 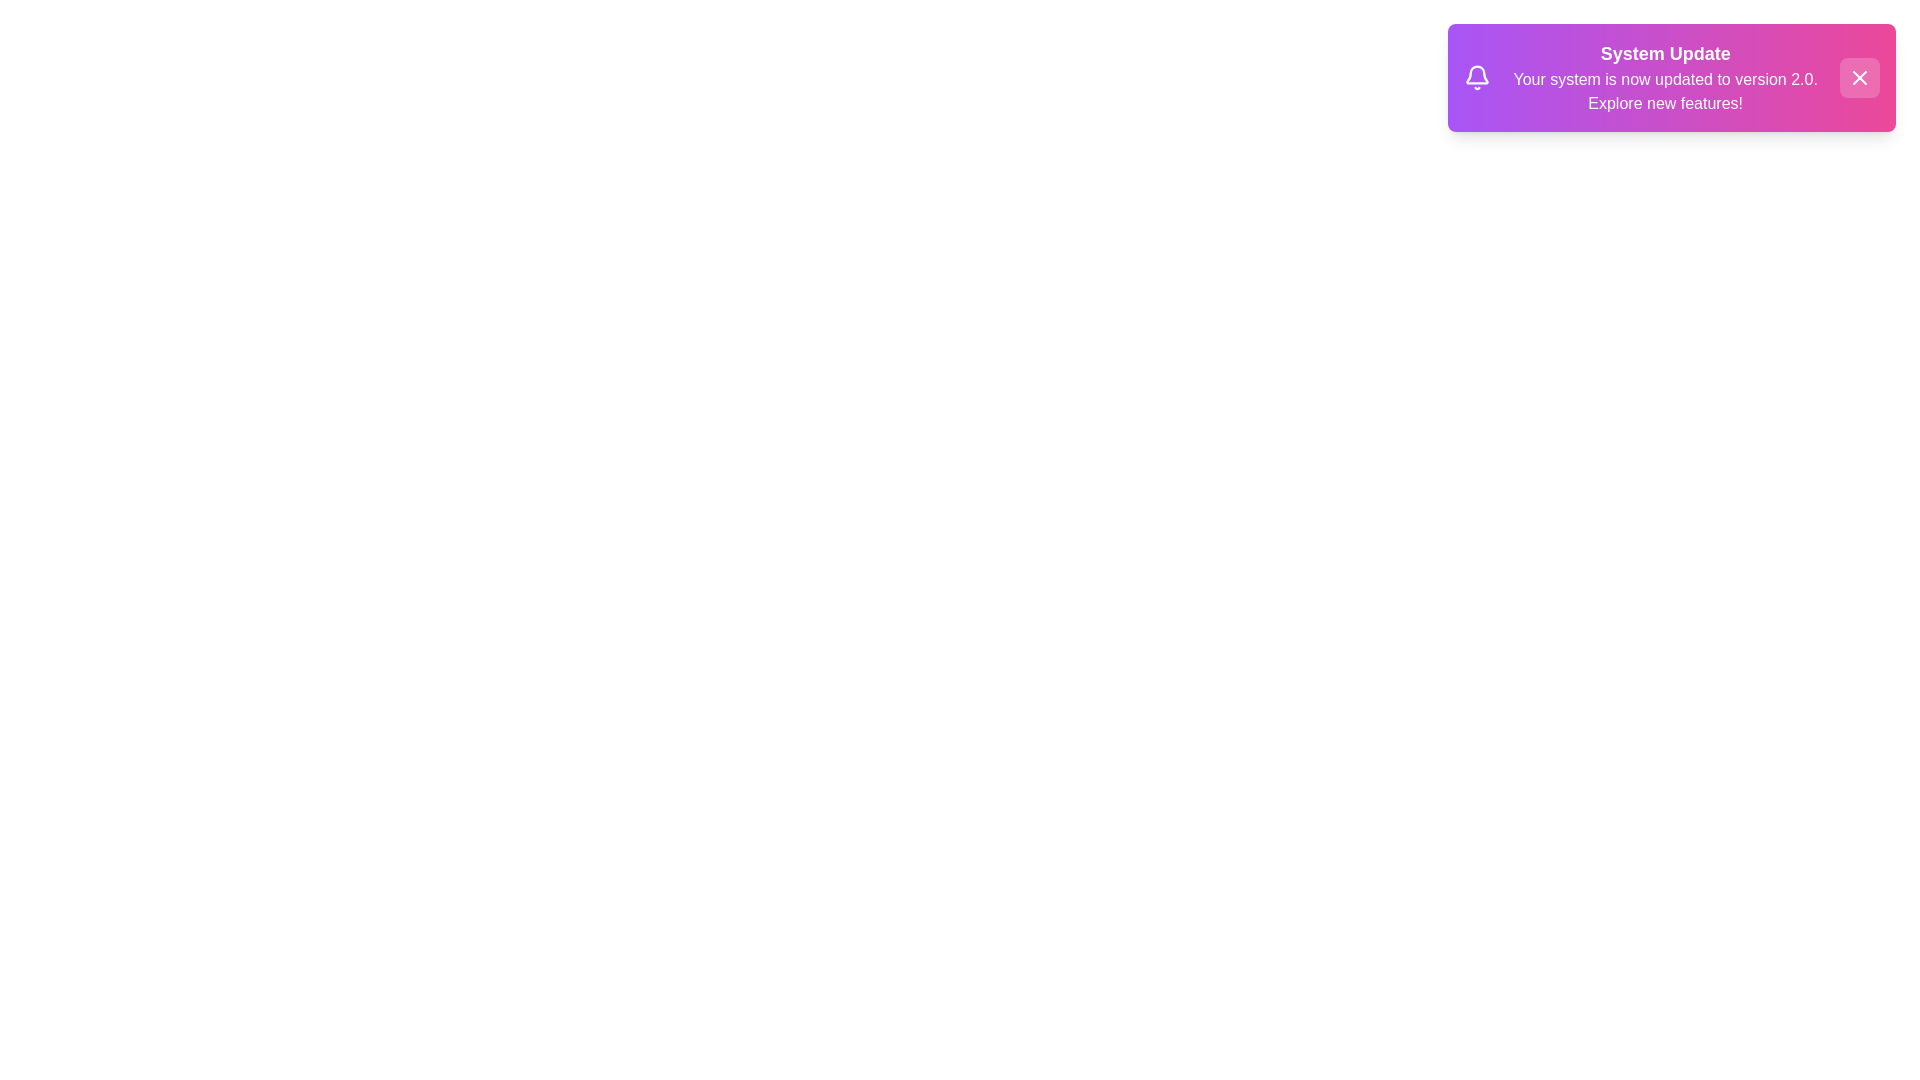 What do you see at coordinates (1477, 76) in the screenshot?
I see `the bell icon to interact with it` at bounding box center [1477, 76].